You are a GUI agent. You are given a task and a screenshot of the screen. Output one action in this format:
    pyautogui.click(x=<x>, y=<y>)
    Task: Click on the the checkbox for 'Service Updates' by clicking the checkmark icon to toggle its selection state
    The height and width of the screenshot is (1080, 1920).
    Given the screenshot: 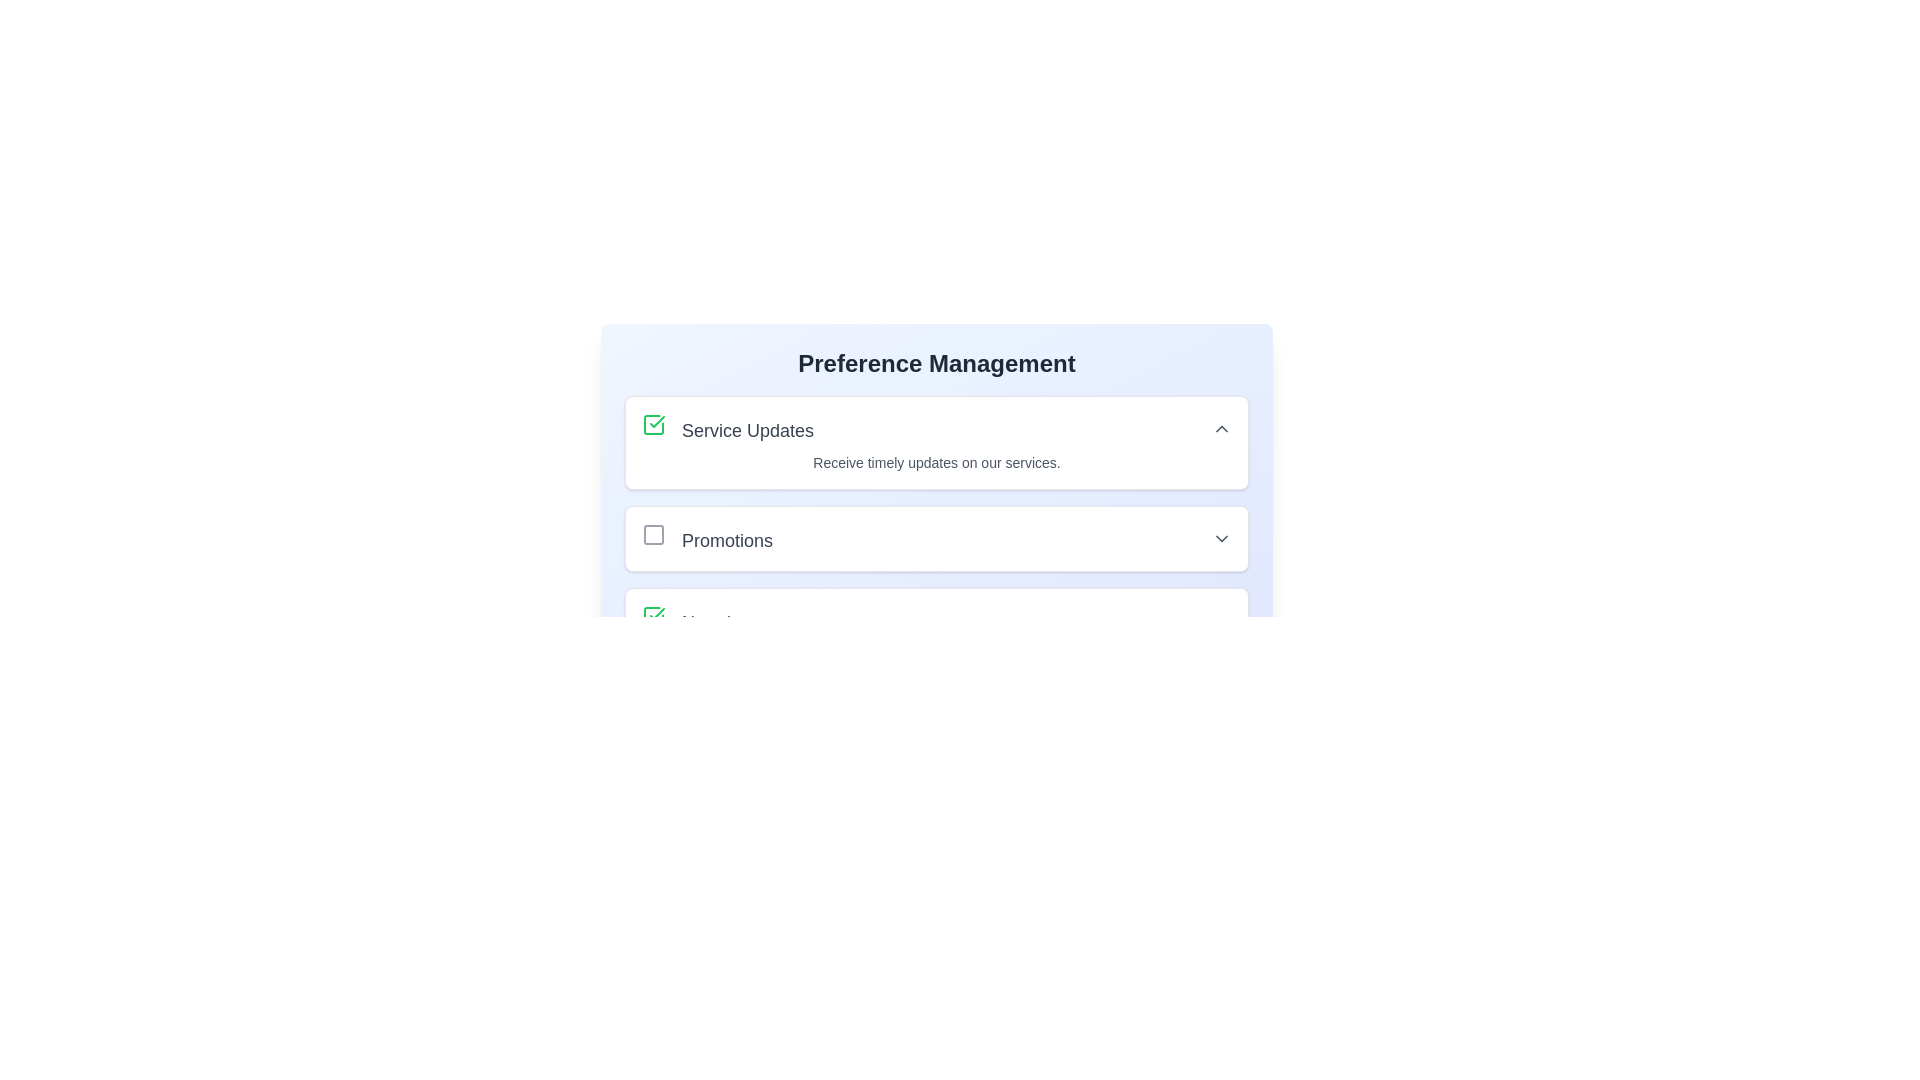 What is the action you would take?
    pyautogui.click(x=657, y=612)
    